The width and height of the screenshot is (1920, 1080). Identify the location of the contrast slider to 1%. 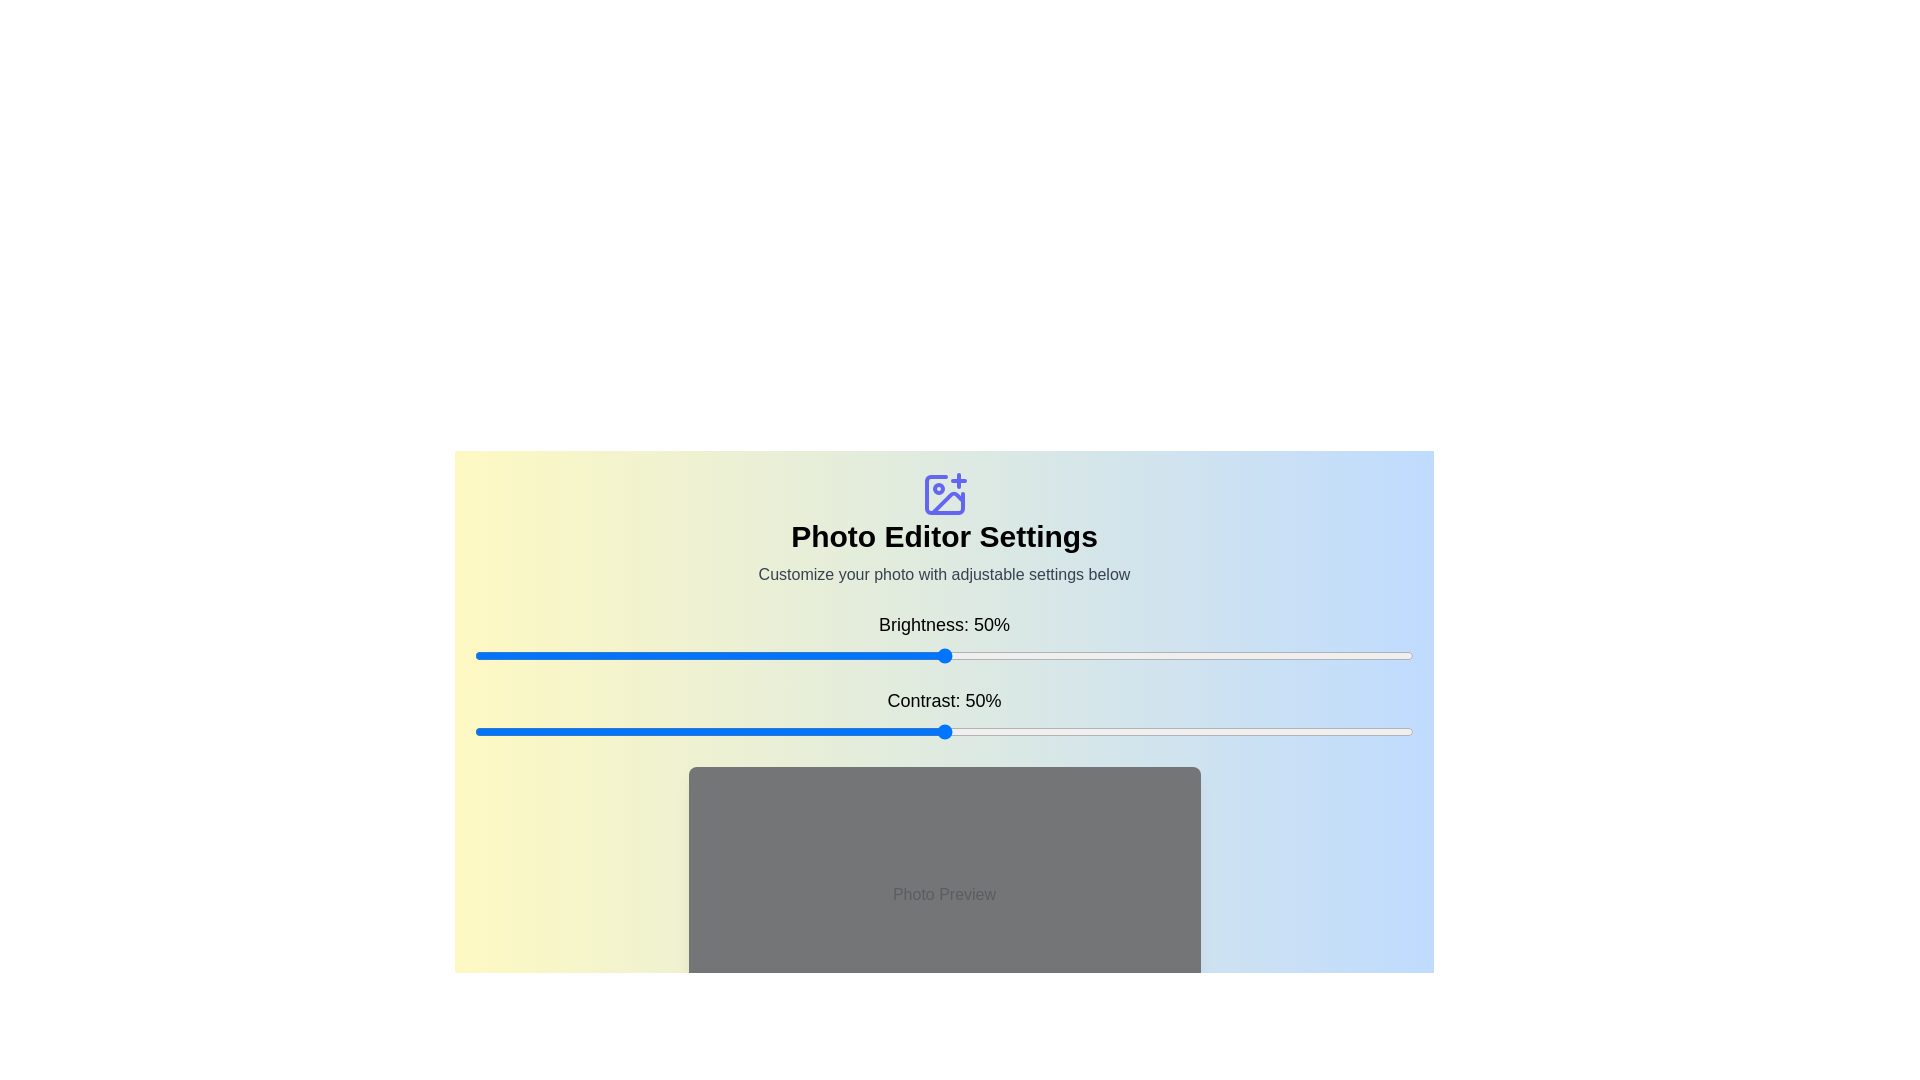
(484, 732).